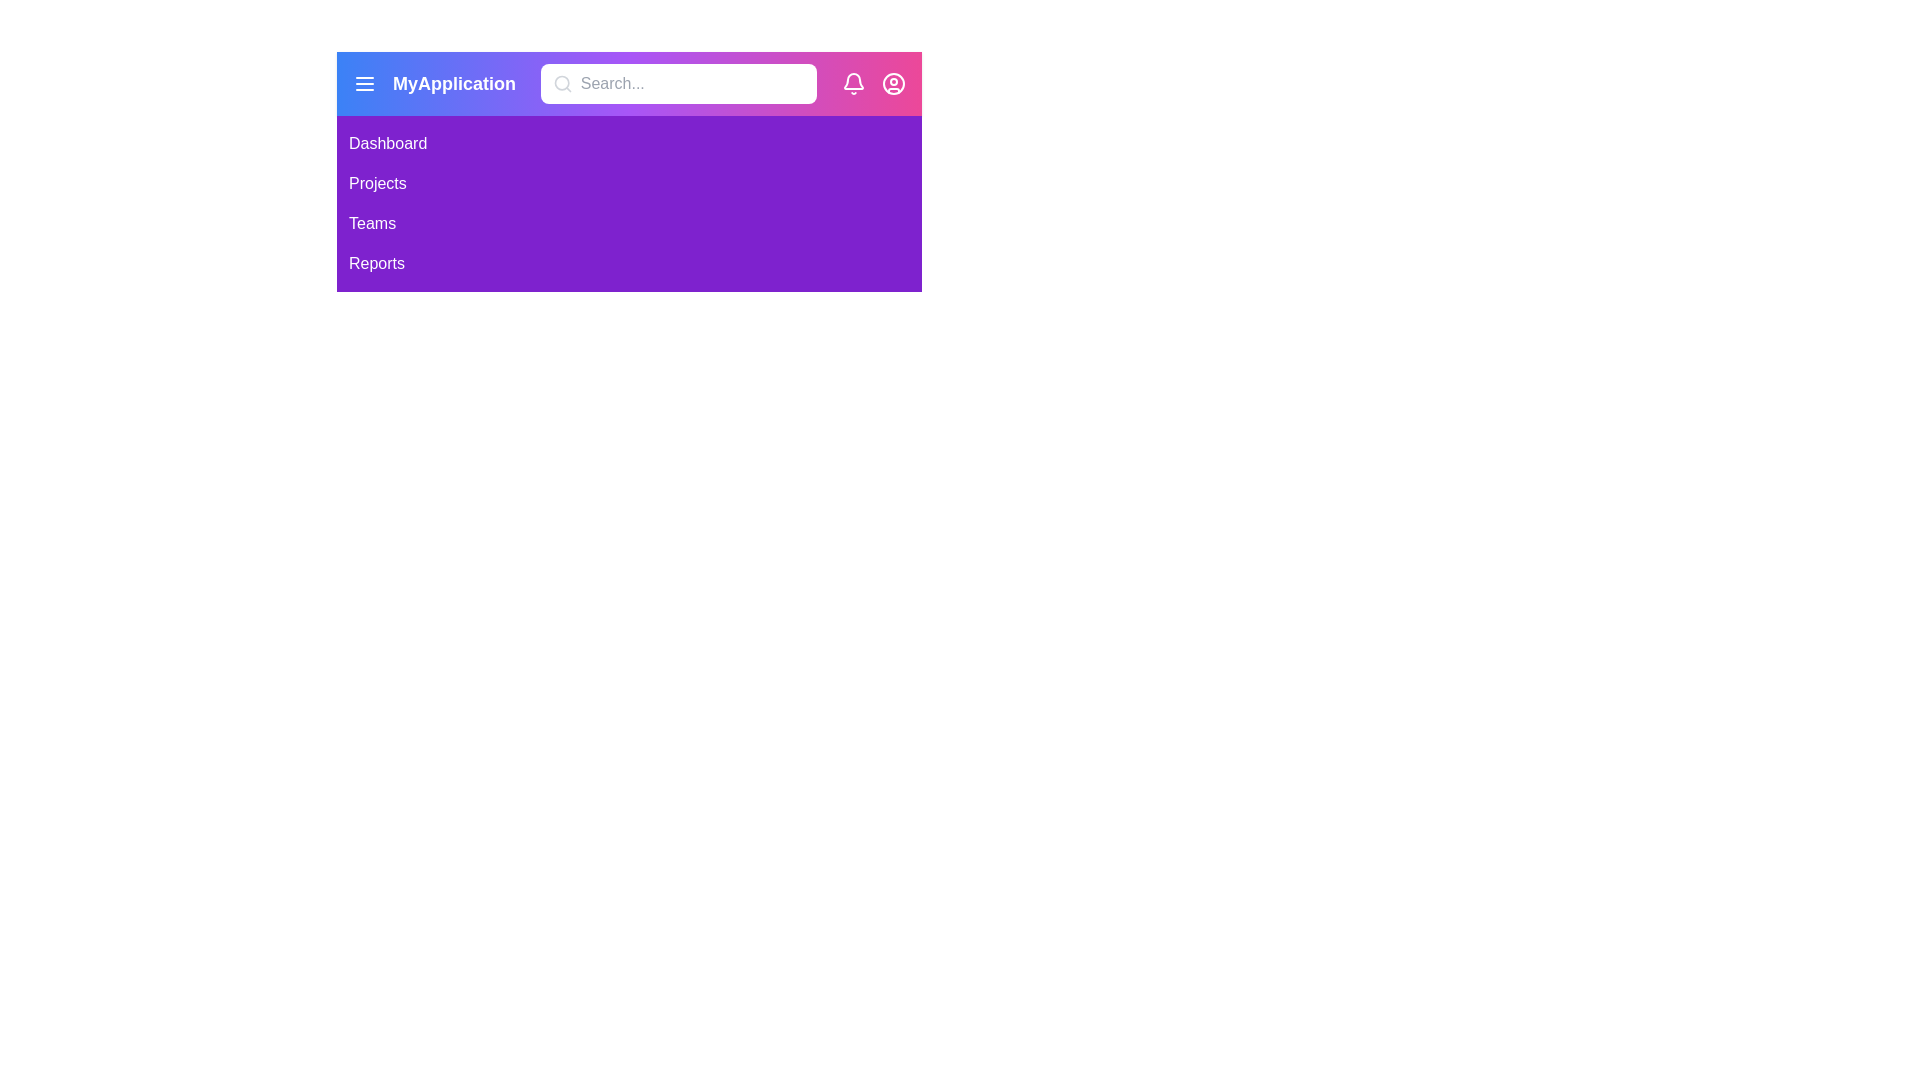 Image resolution: width=1920 pixels, height=1080 pixels. I want to click on the menu icon to toggle the sidebar, so click(364, 83).